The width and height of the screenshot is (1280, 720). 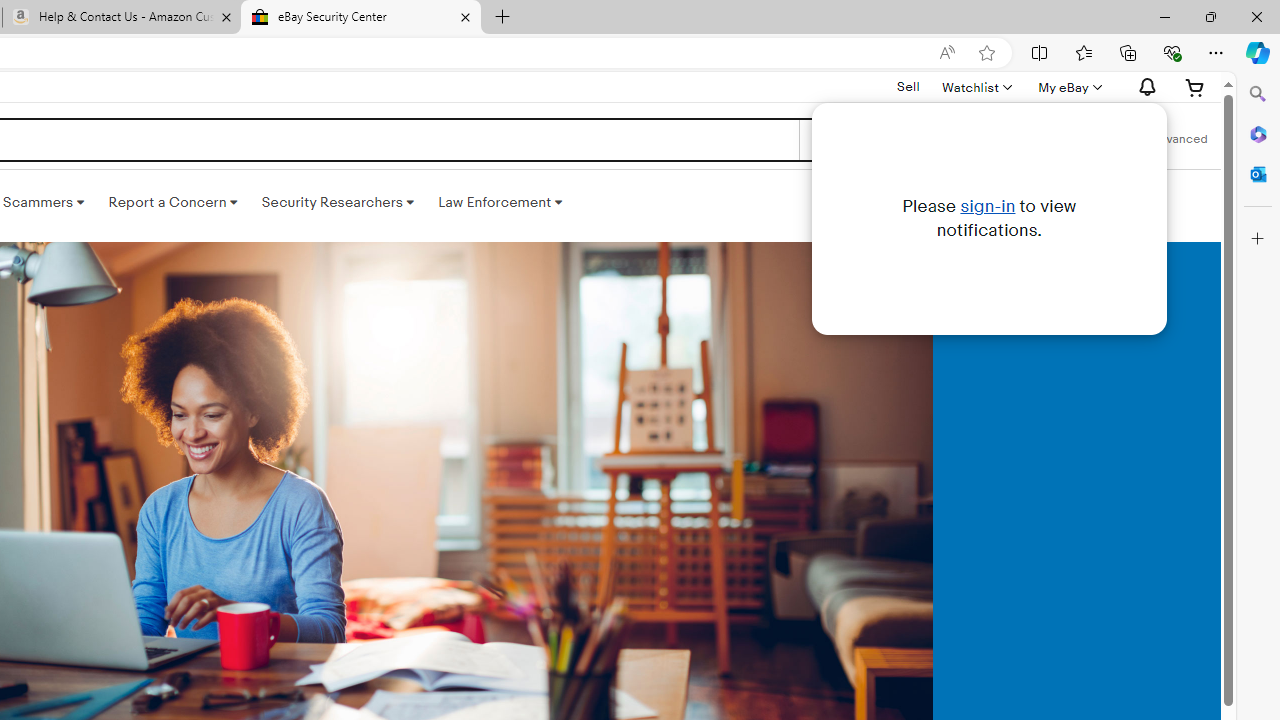 I want to click on 'eBay Security Center', so click(x=360, y=17).